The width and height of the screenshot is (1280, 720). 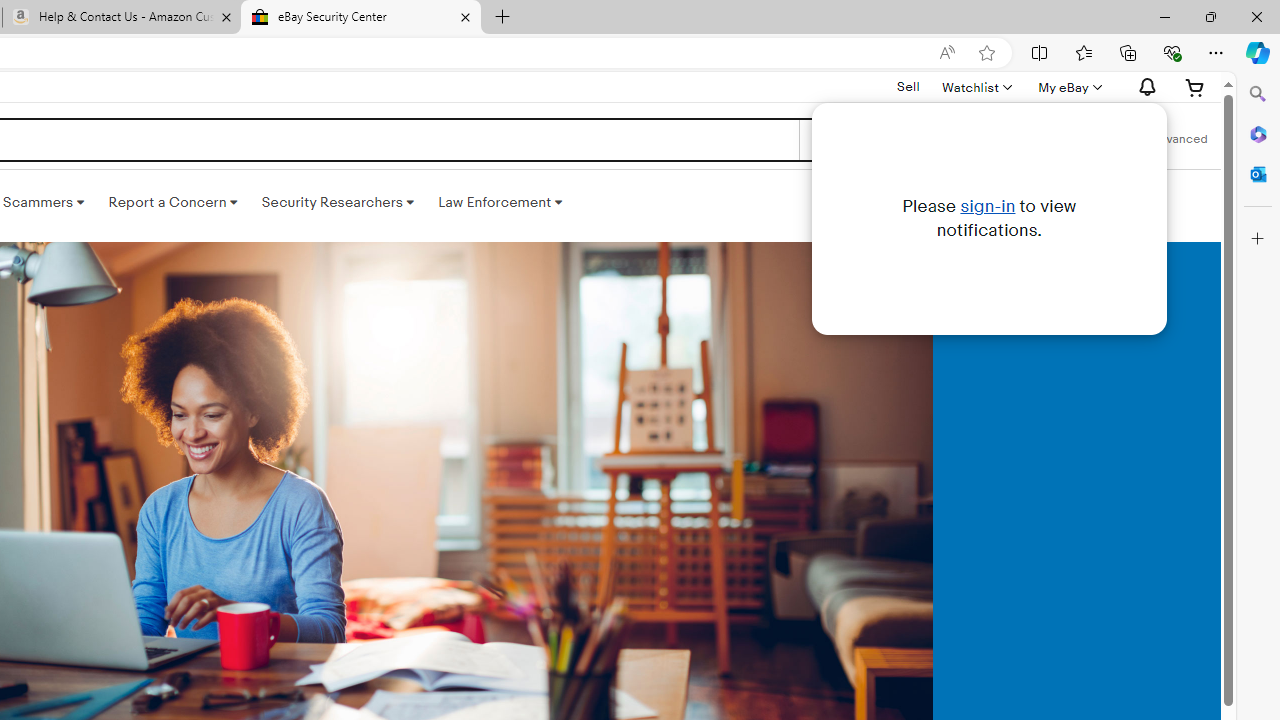 I want to click on 'eBay Security Center', so click(x=360, y=17).